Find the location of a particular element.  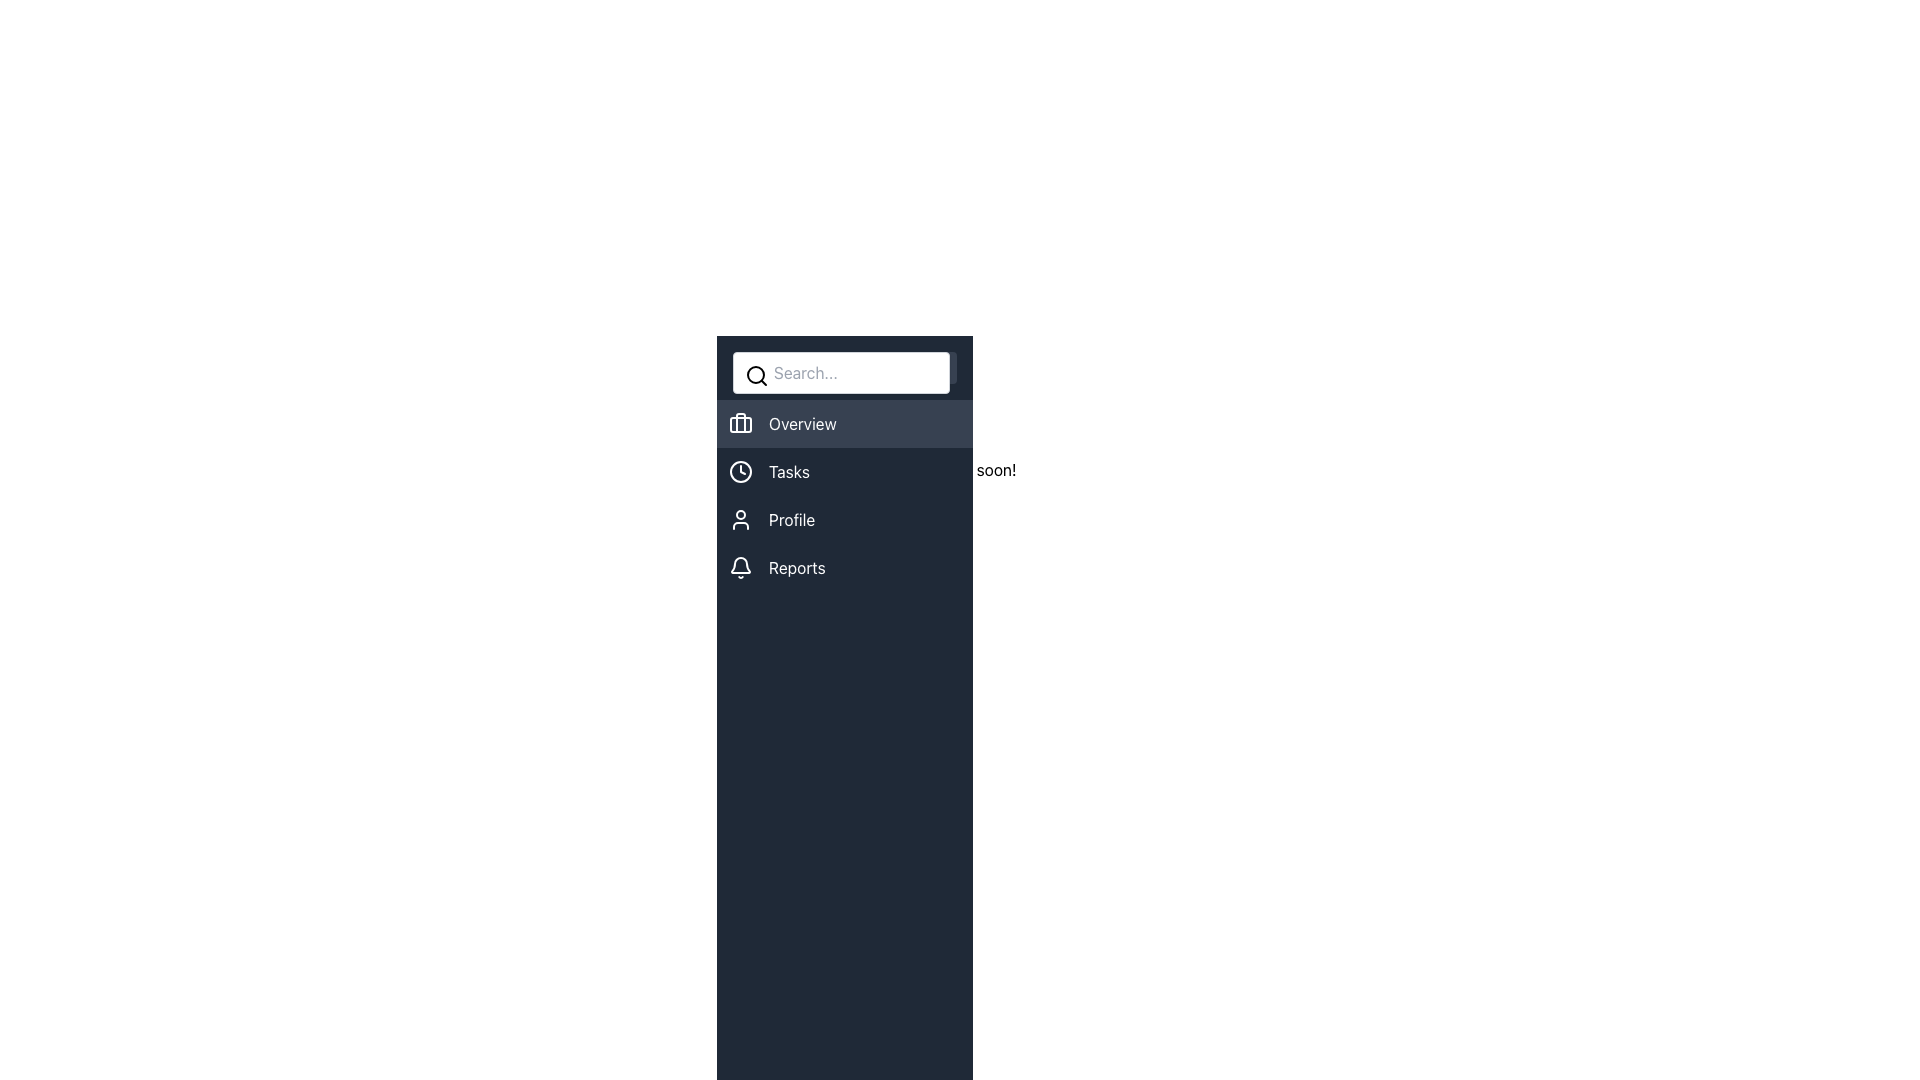

the circular lens element of the magnifying glass search icon located to the left of the search input field in the vertical navigation bar is located at coordinates (754, 374).